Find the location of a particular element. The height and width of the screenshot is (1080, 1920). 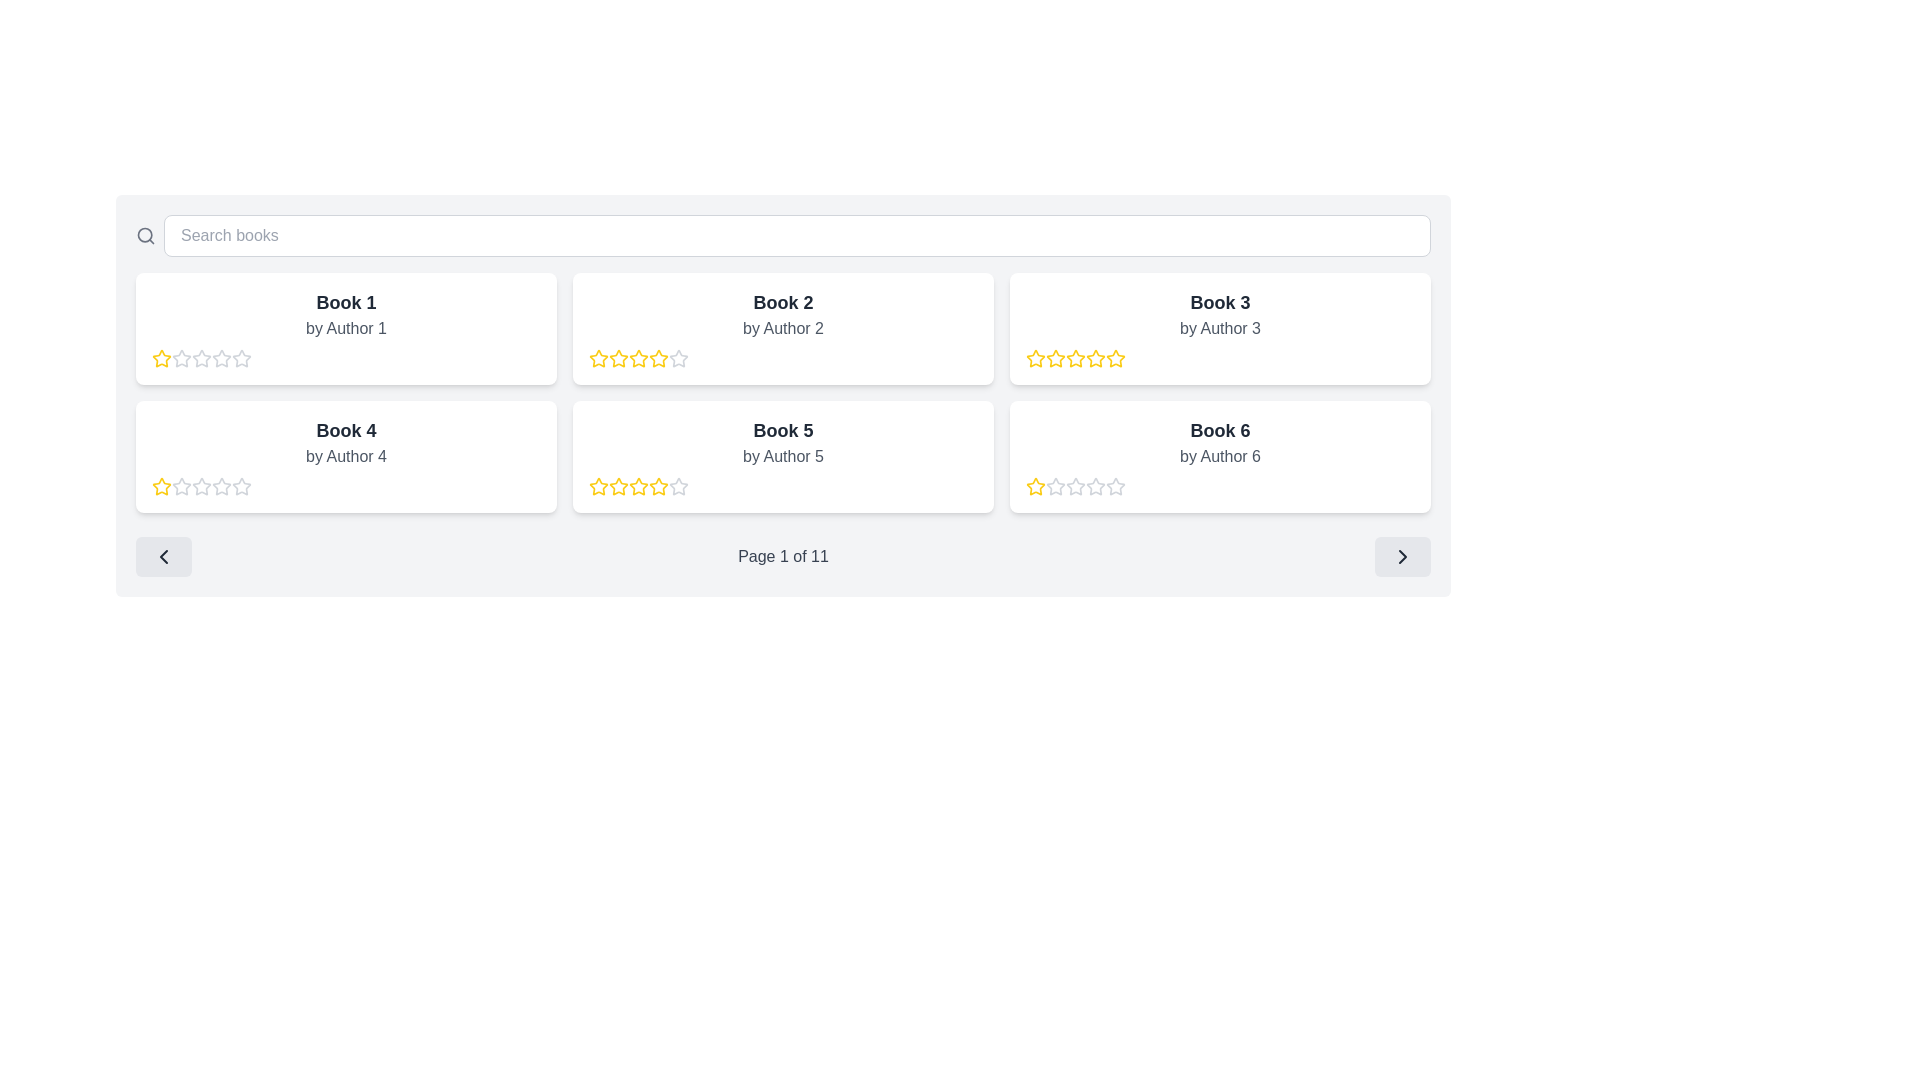

the second rating star icon for 'Book 4' by 'Author 4' is located at coordinates (240, 486).